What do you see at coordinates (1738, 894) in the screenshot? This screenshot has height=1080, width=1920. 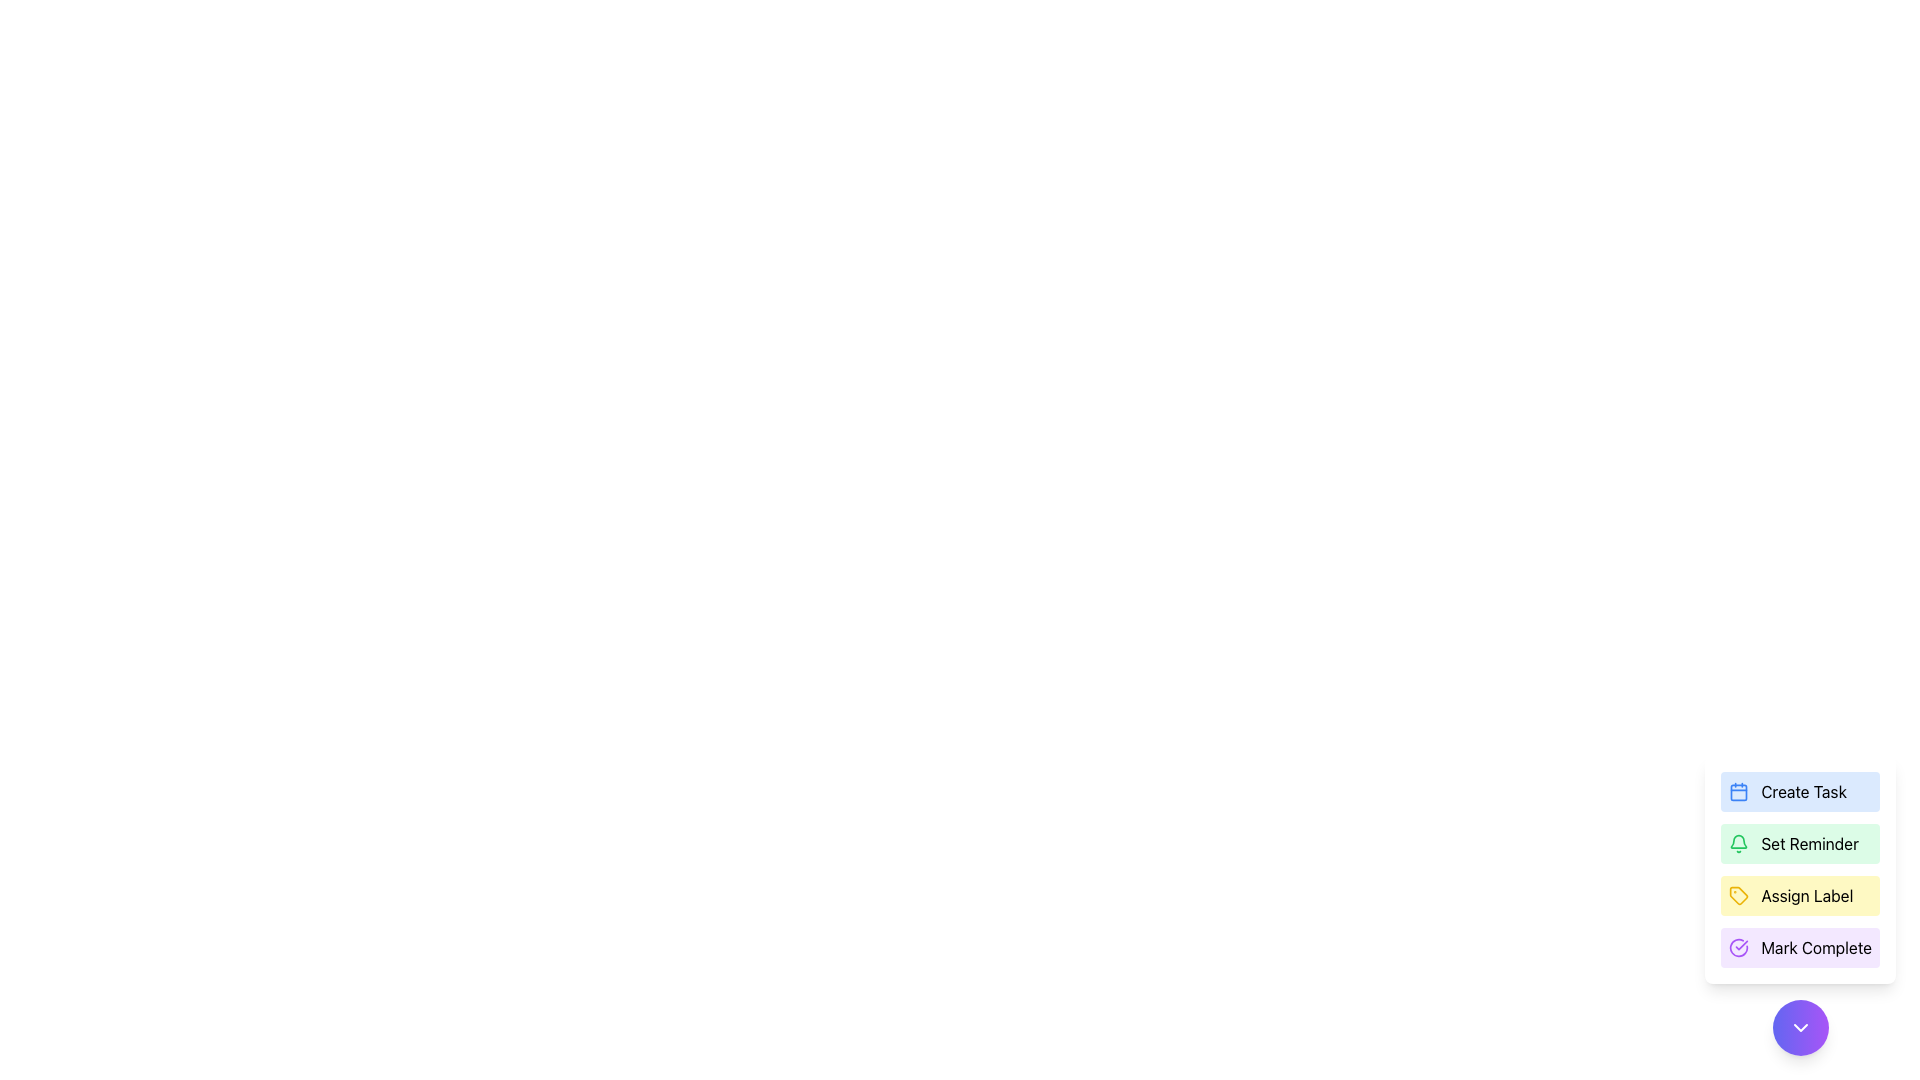 I see `the yellow tag icon within the 'Assign Label' menu option` at bounding box center [1738, 894].